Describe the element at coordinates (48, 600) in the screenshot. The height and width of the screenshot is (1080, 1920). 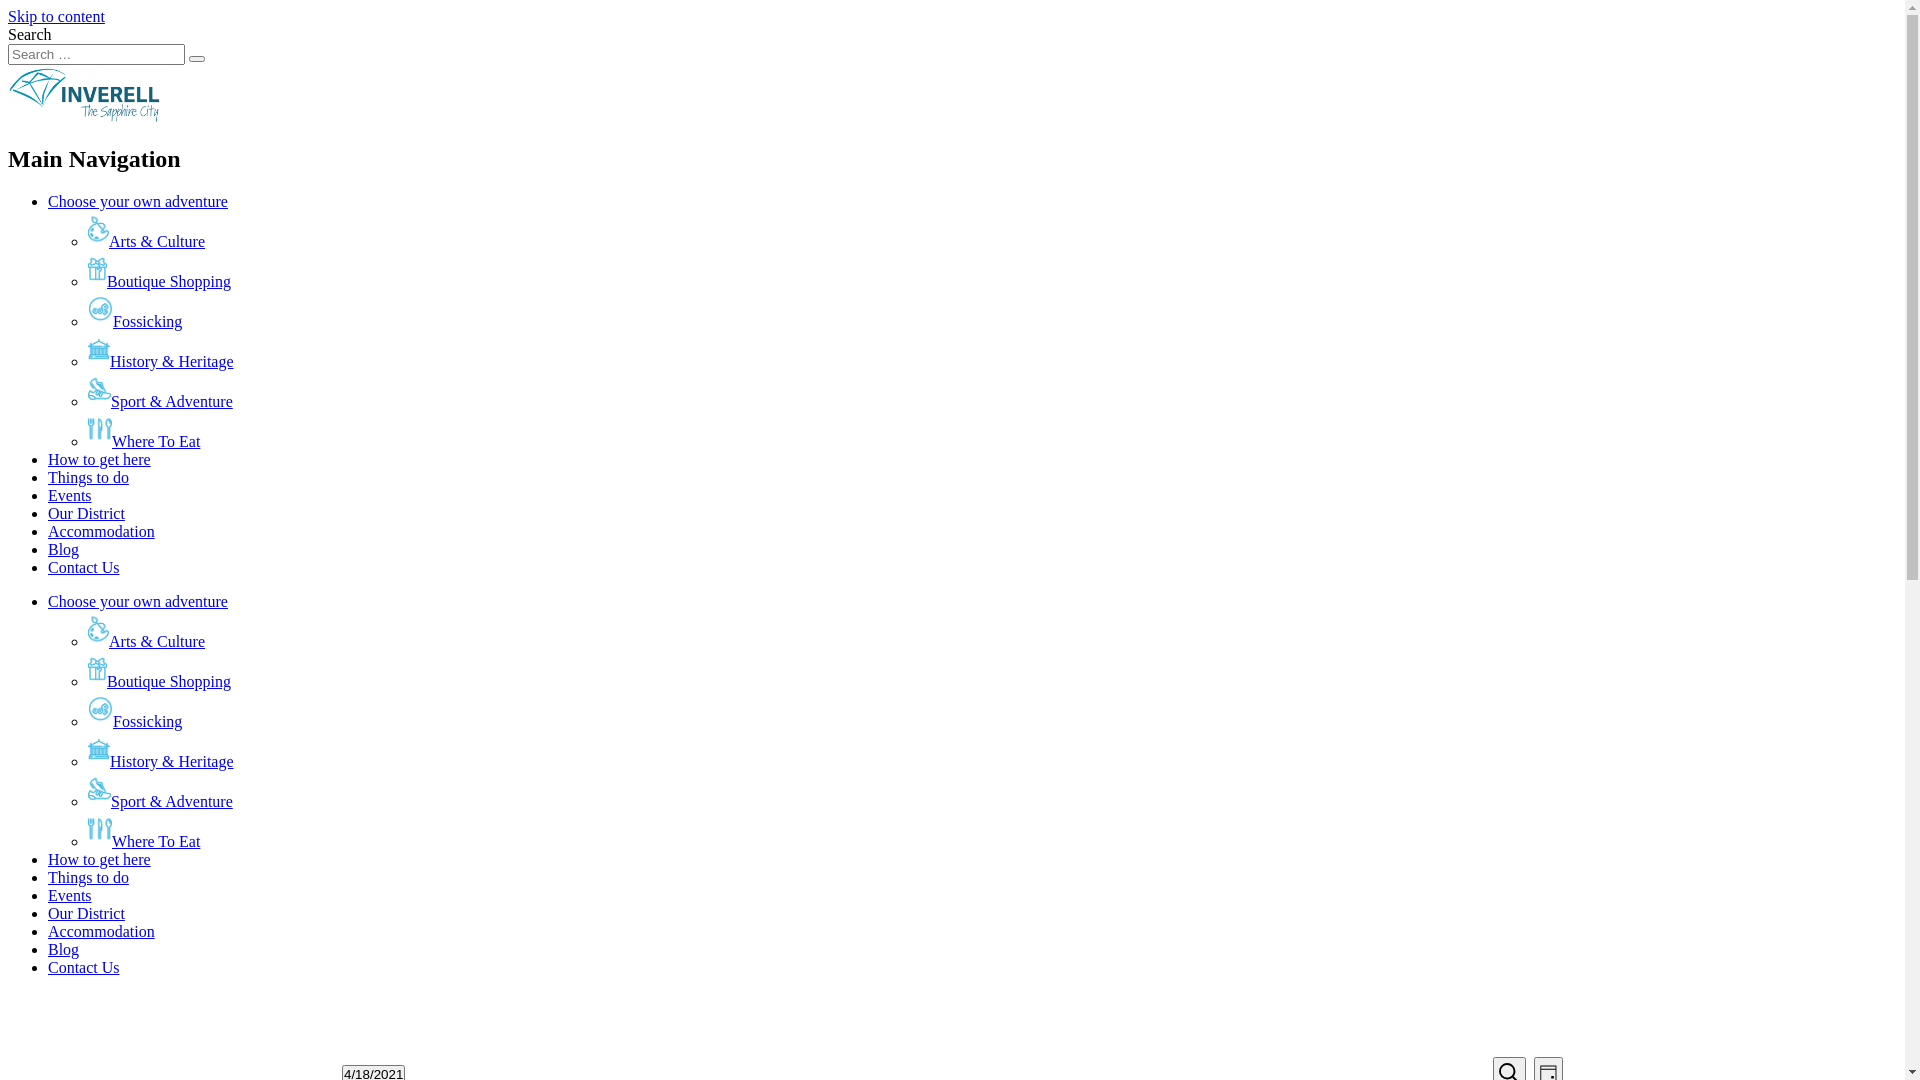
I see `'Choose your own adventure'` at that location.